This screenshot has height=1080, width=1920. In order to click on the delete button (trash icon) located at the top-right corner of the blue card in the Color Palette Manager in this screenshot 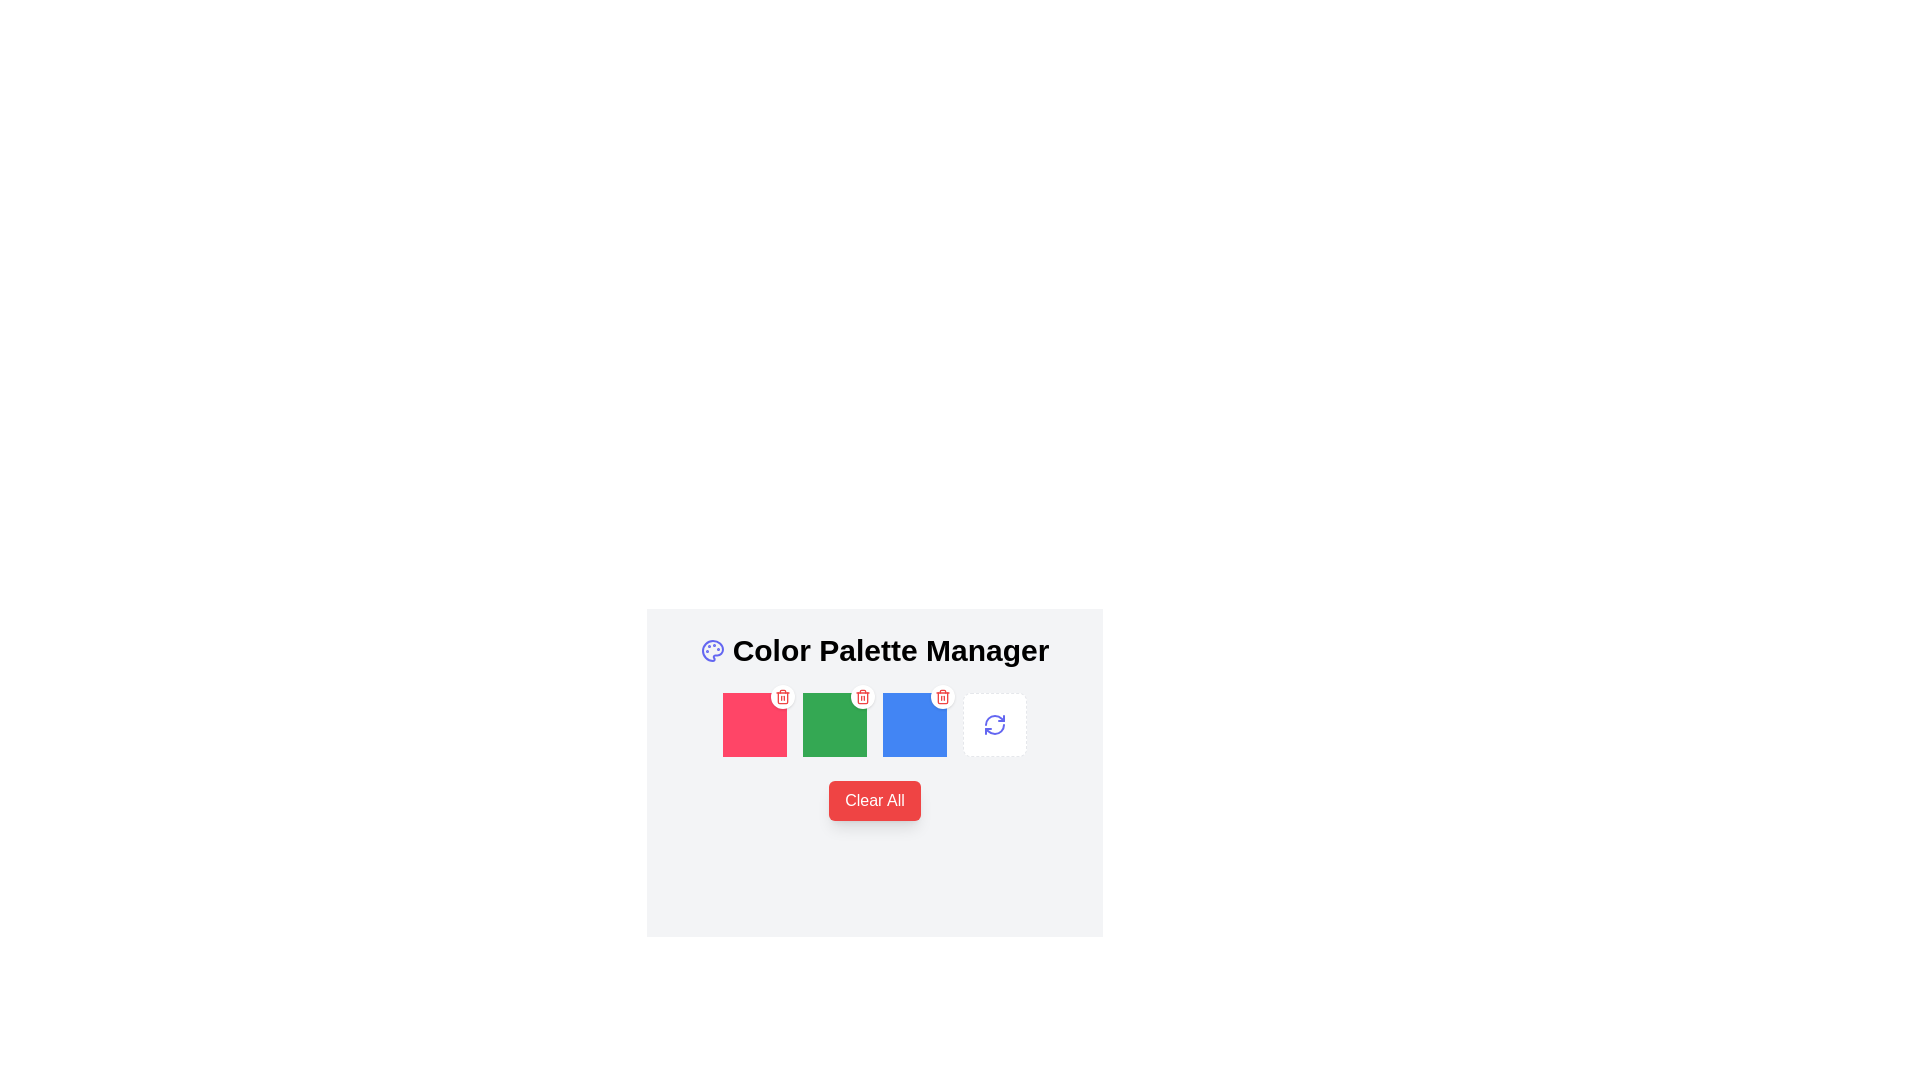, I will do `click(941, 696)`.